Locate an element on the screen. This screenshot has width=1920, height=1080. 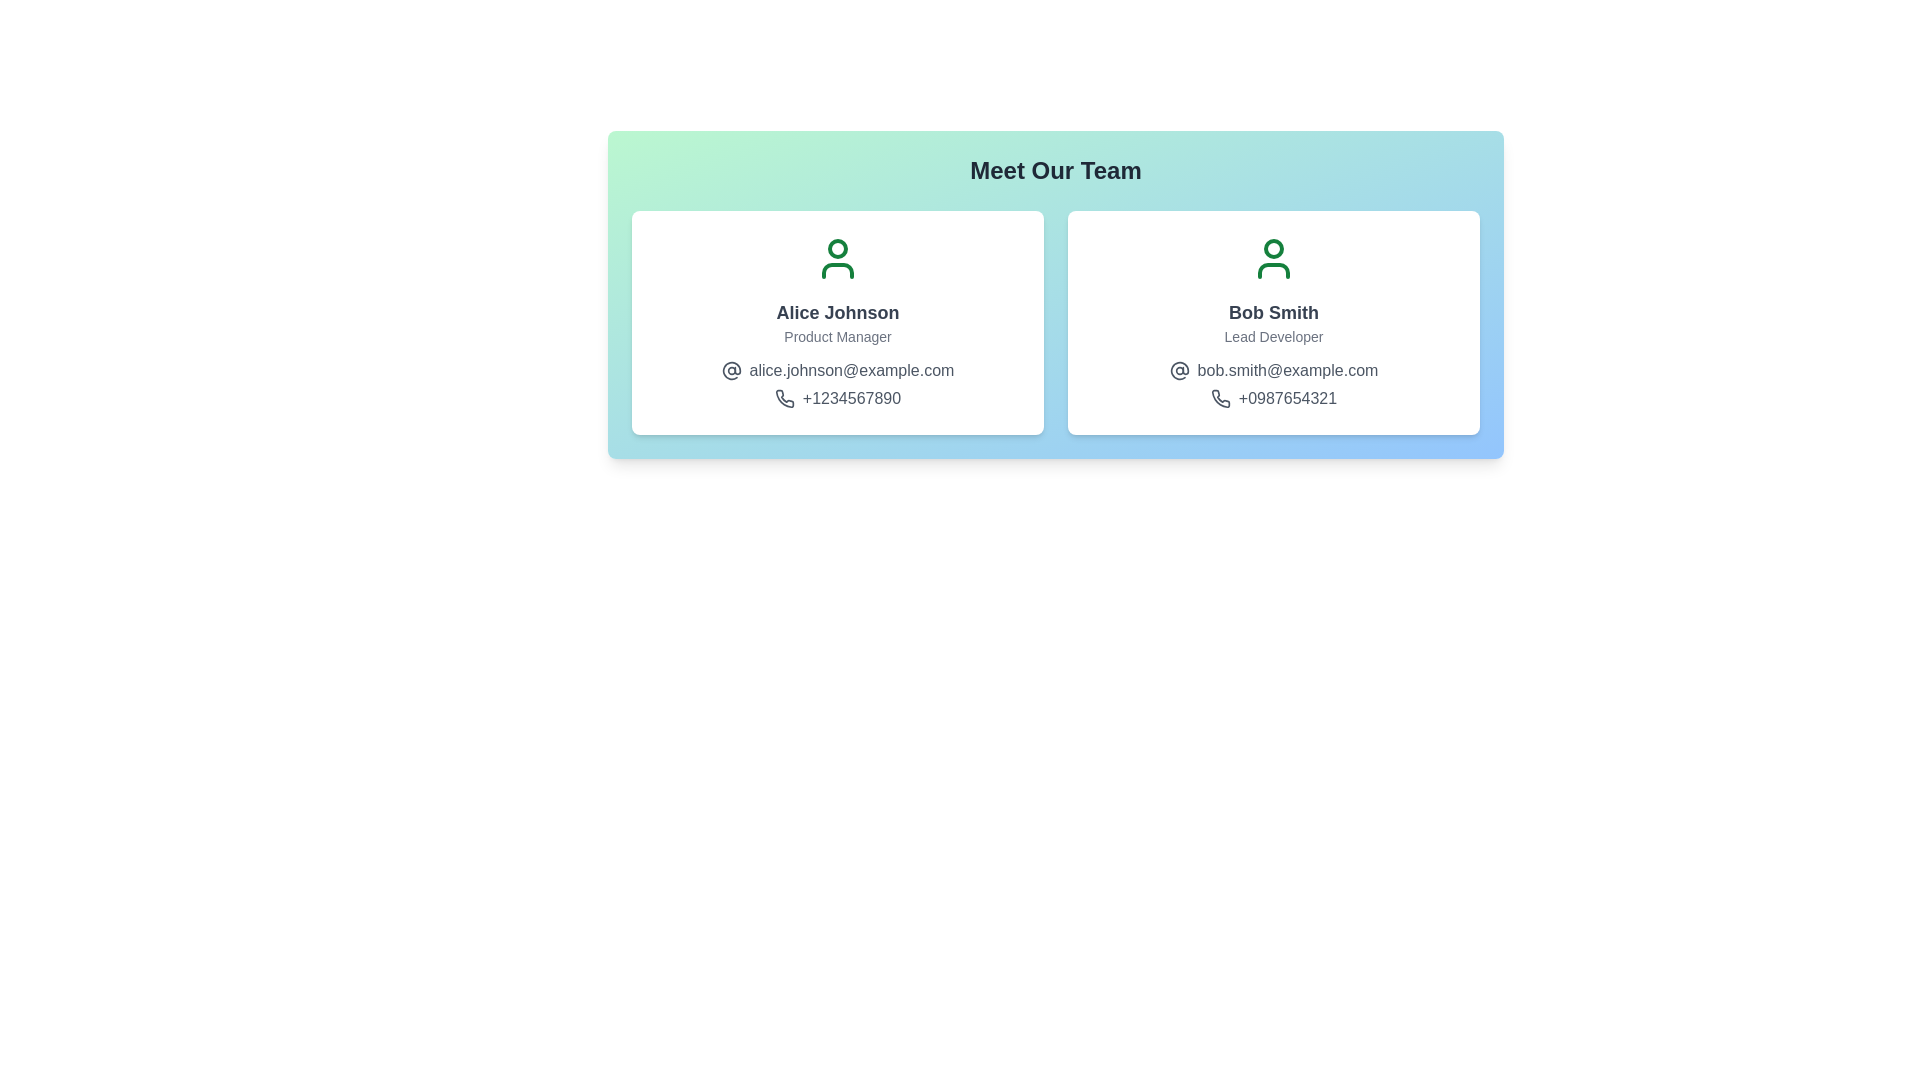
the '@' icon located within the left profile card under the title 'Alice Johnson', preceding the email address 'alice.johnson@example.com' is located at coordinates (730, 370).